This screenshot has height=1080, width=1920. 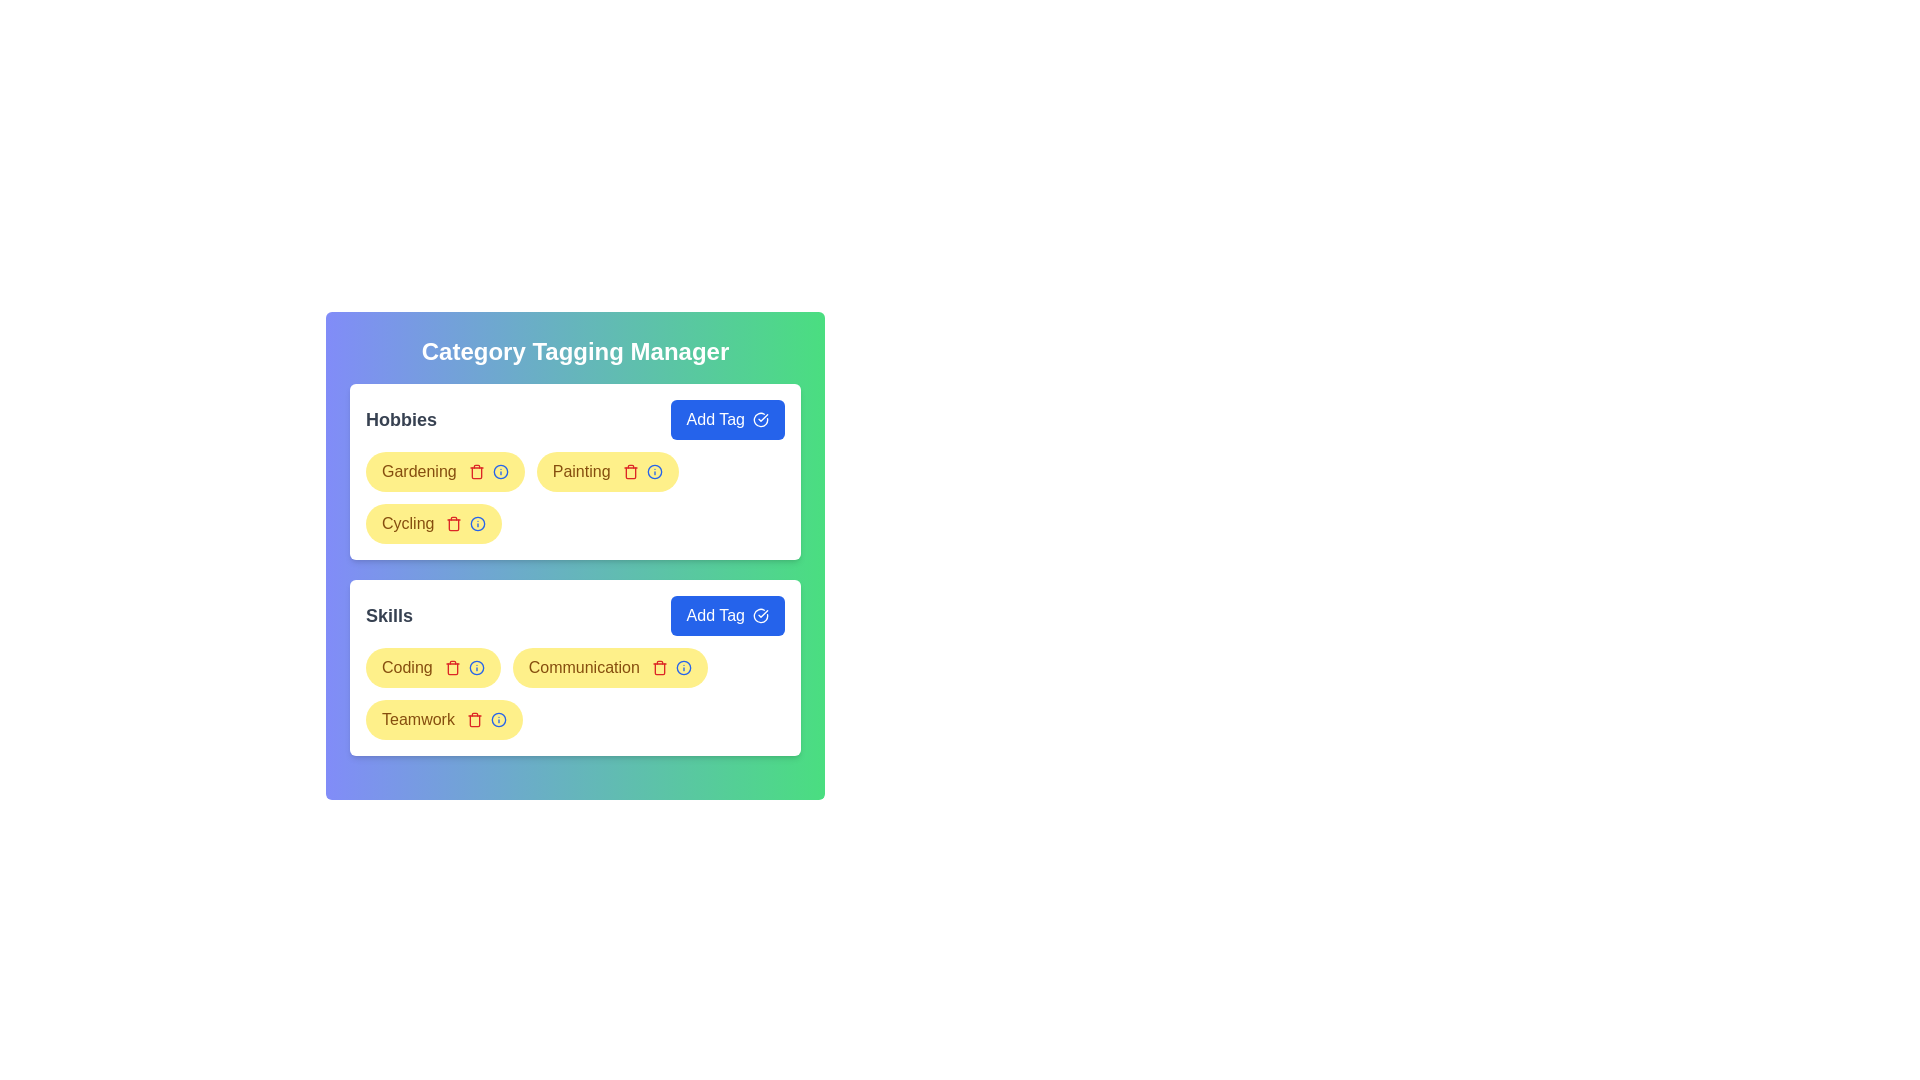 What do you see at coordinates (451, 667) in the screenshot?
I see `the red trash icon located immediately to the right of the 'Coding' label in the 'Skills' section` at bounding box center [451, 667].